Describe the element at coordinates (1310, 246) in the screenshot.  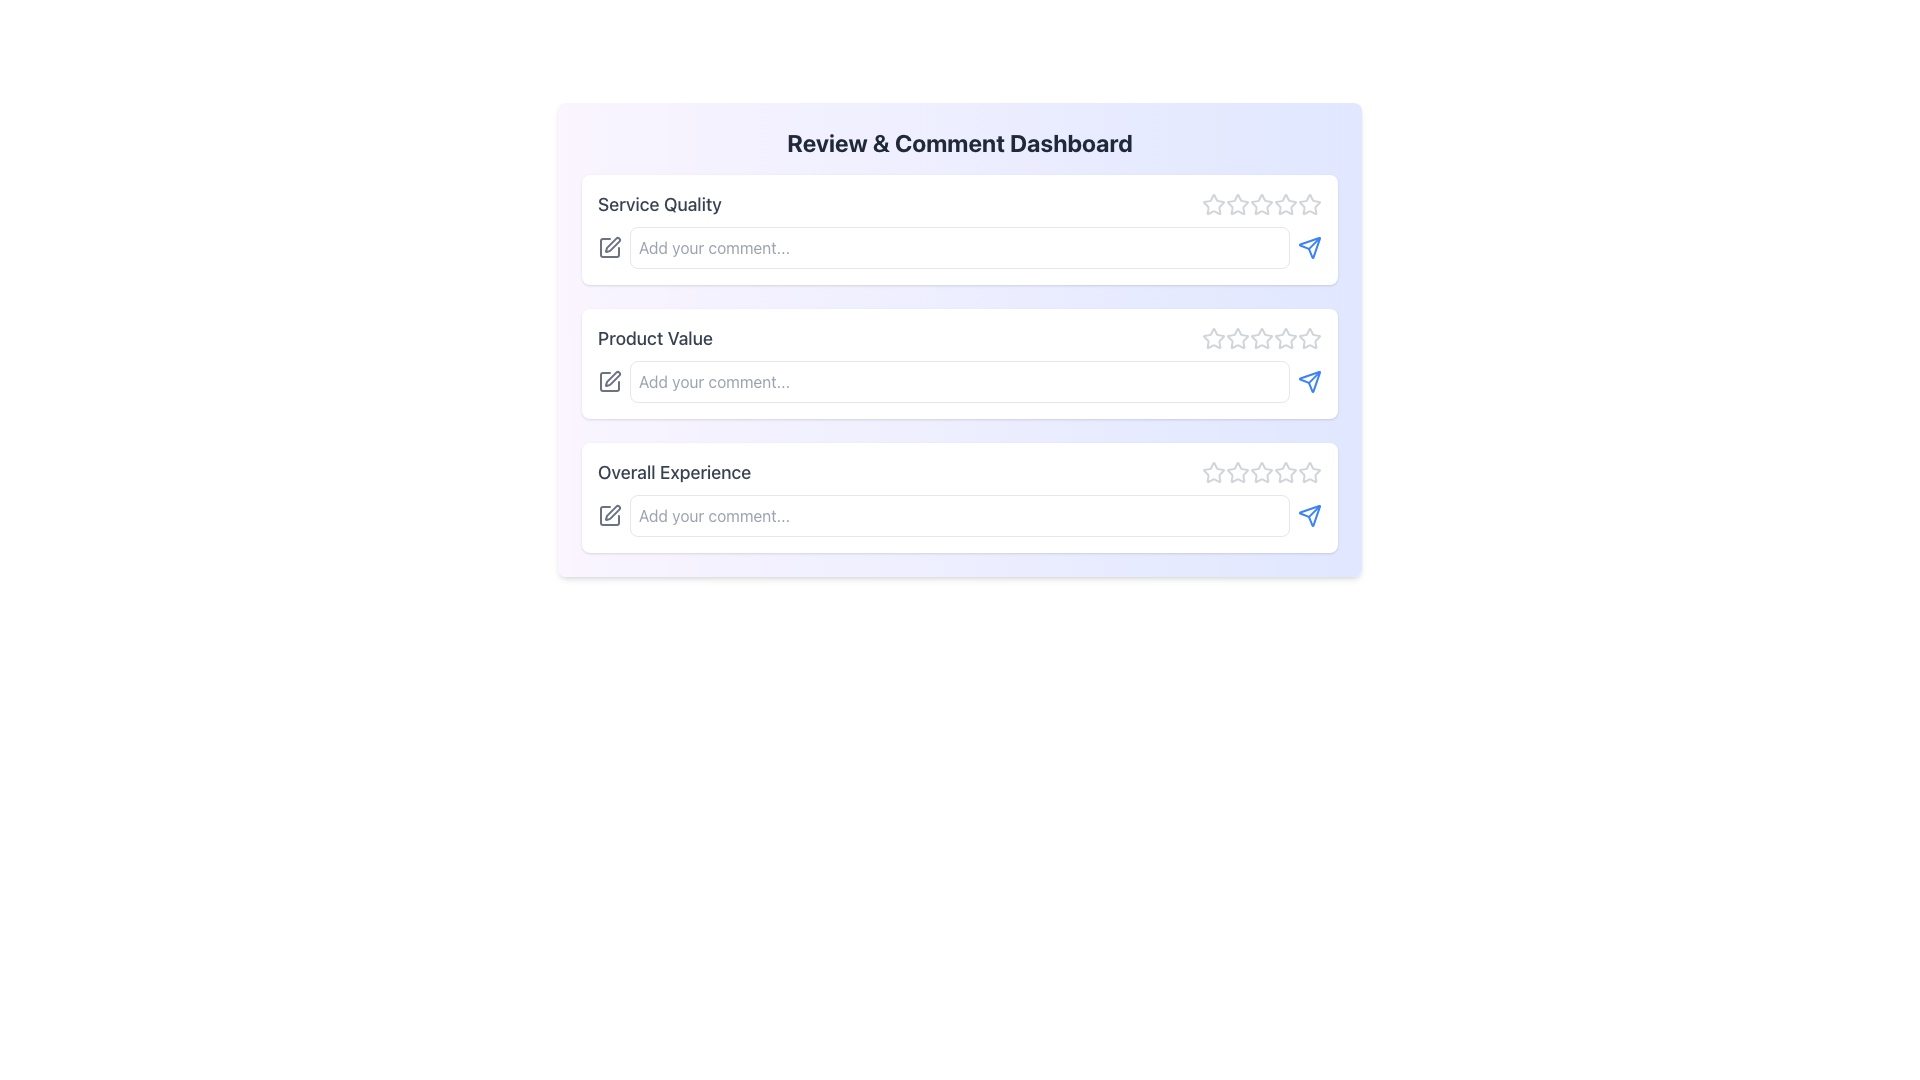
I see `the 'Submit' button located to the far right within the 'Service Quality' comment section` at that location.